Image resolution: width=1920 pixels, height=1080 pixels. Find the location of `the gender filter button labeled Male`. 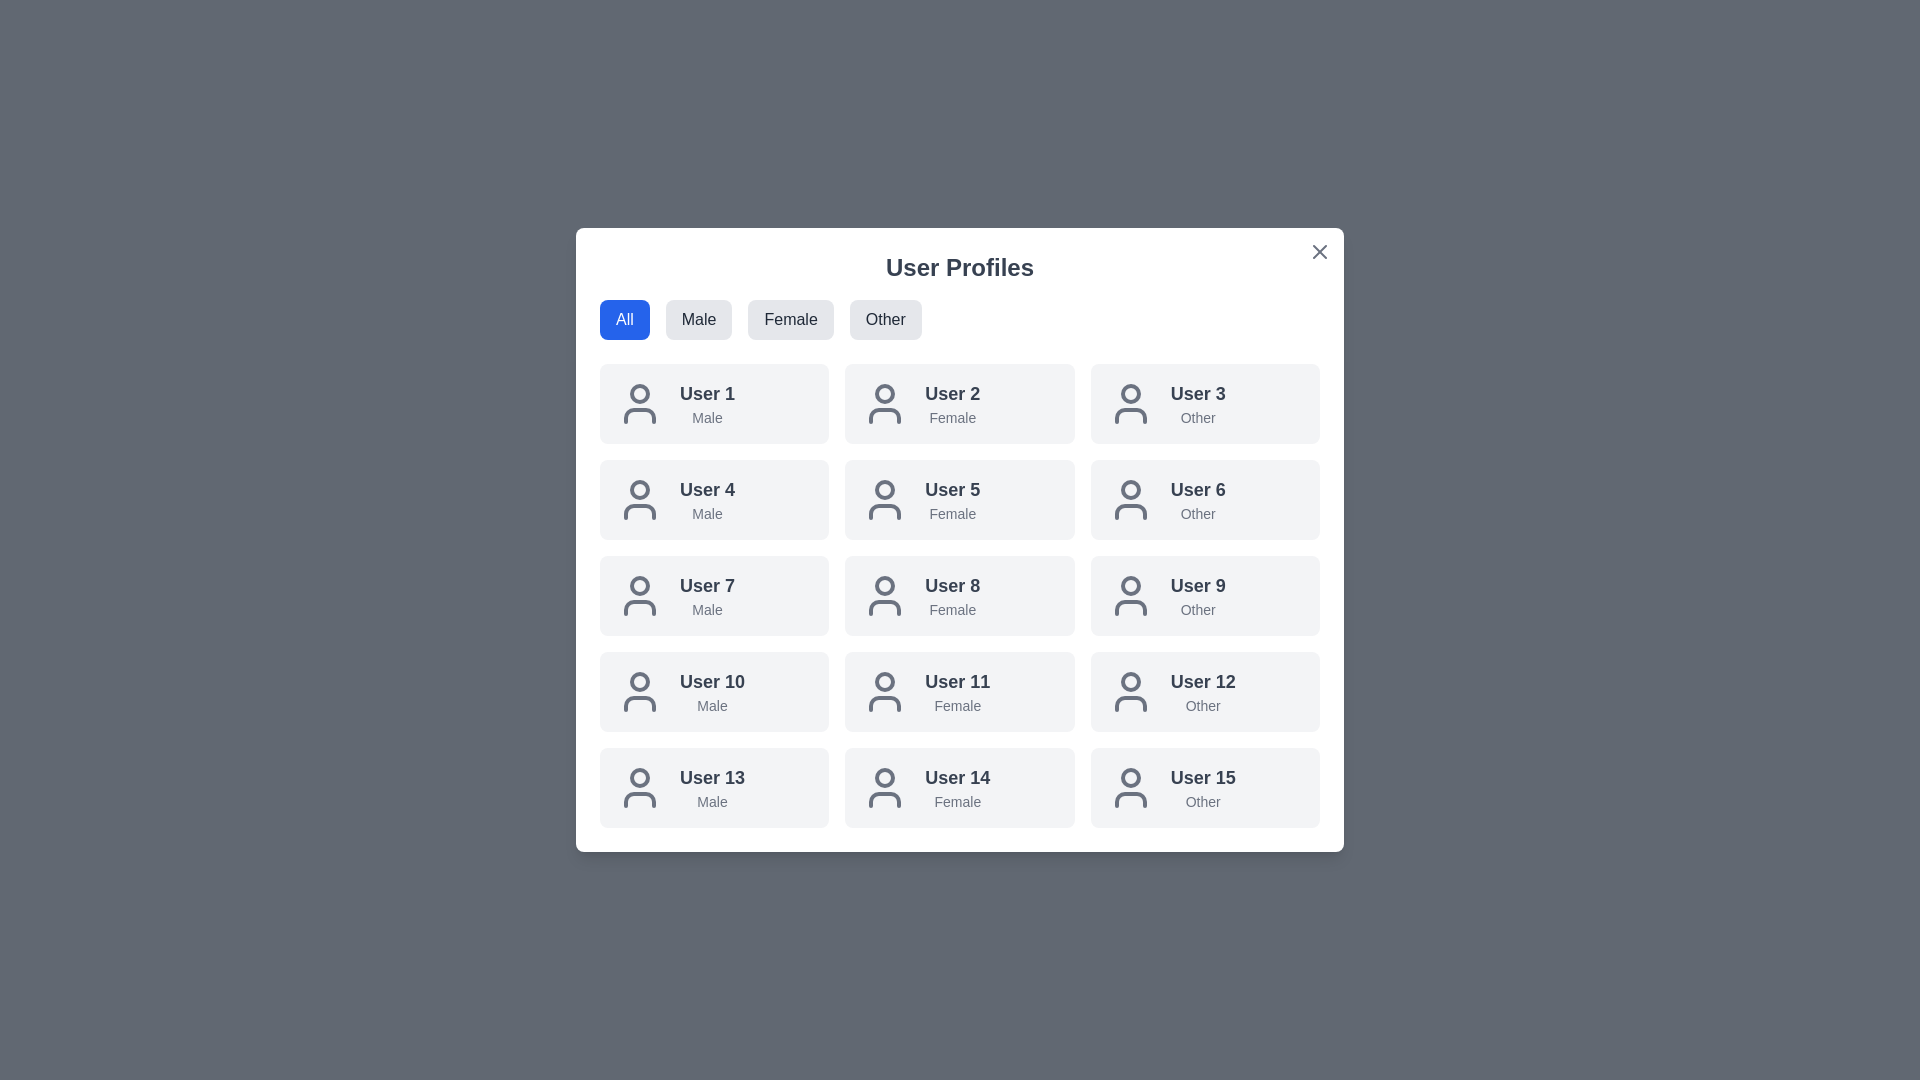

the gender filter button labeled Male is located at coordinates (699, 319).